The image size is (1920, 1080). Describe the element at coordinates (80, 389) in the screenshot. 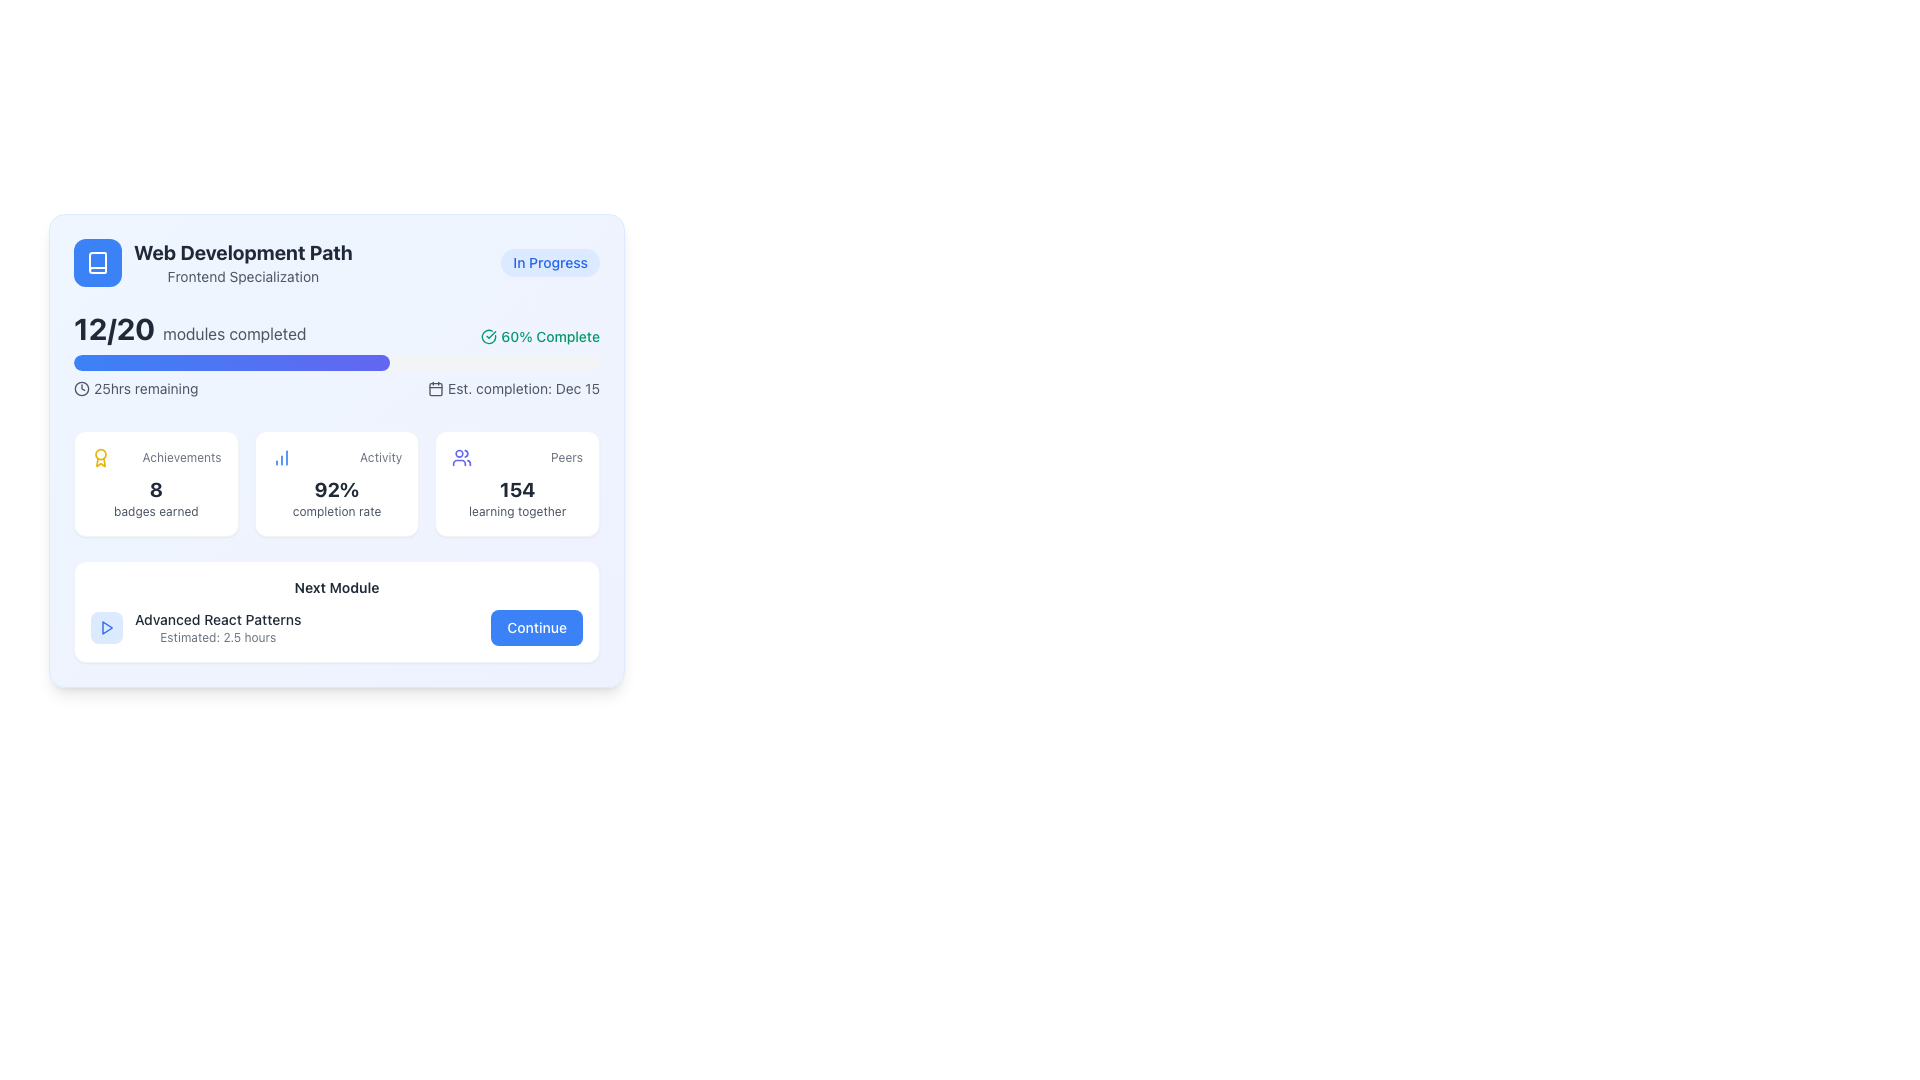

I see `the outlined clock icon located to the left of the text '25hrs remaining'` at that location.